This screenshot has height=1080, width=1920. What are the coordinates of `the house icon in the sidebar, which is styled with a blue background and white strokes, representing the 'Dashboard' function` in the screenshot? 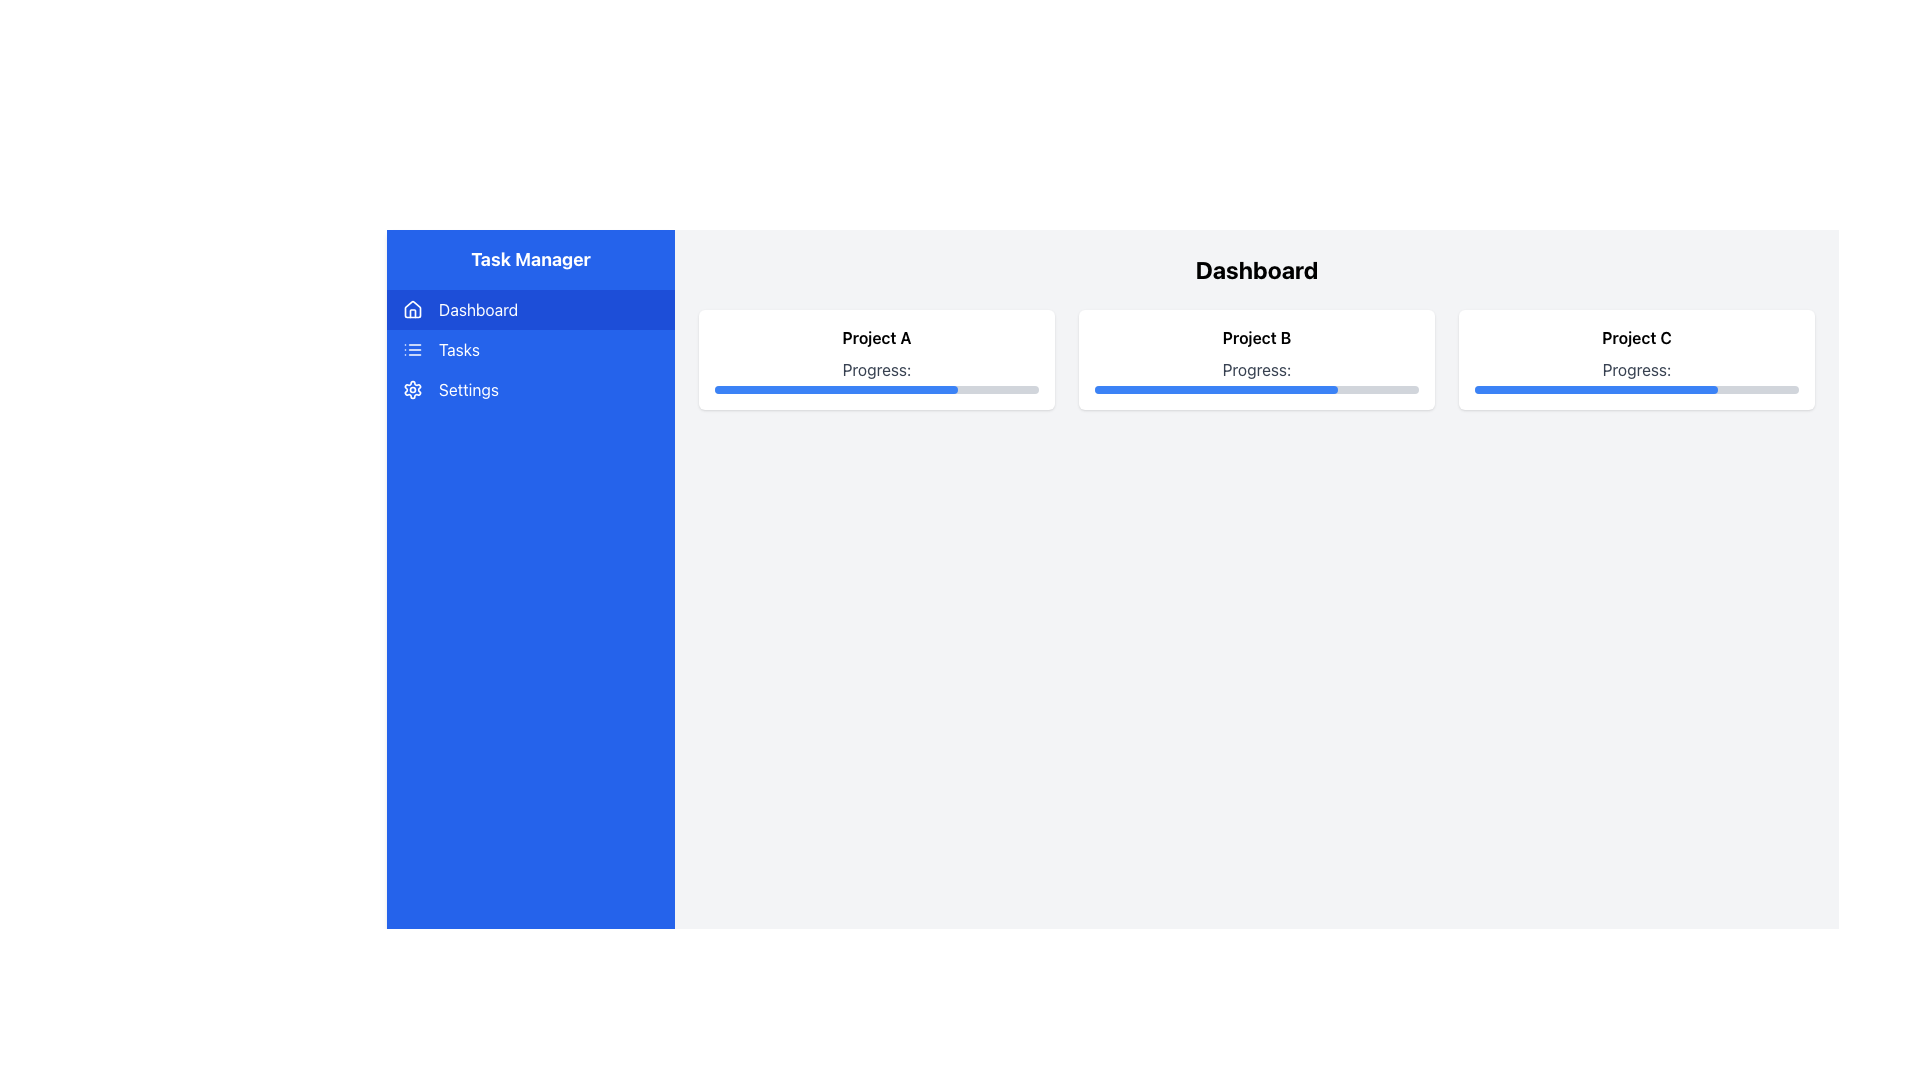 It's located at (411, 309).